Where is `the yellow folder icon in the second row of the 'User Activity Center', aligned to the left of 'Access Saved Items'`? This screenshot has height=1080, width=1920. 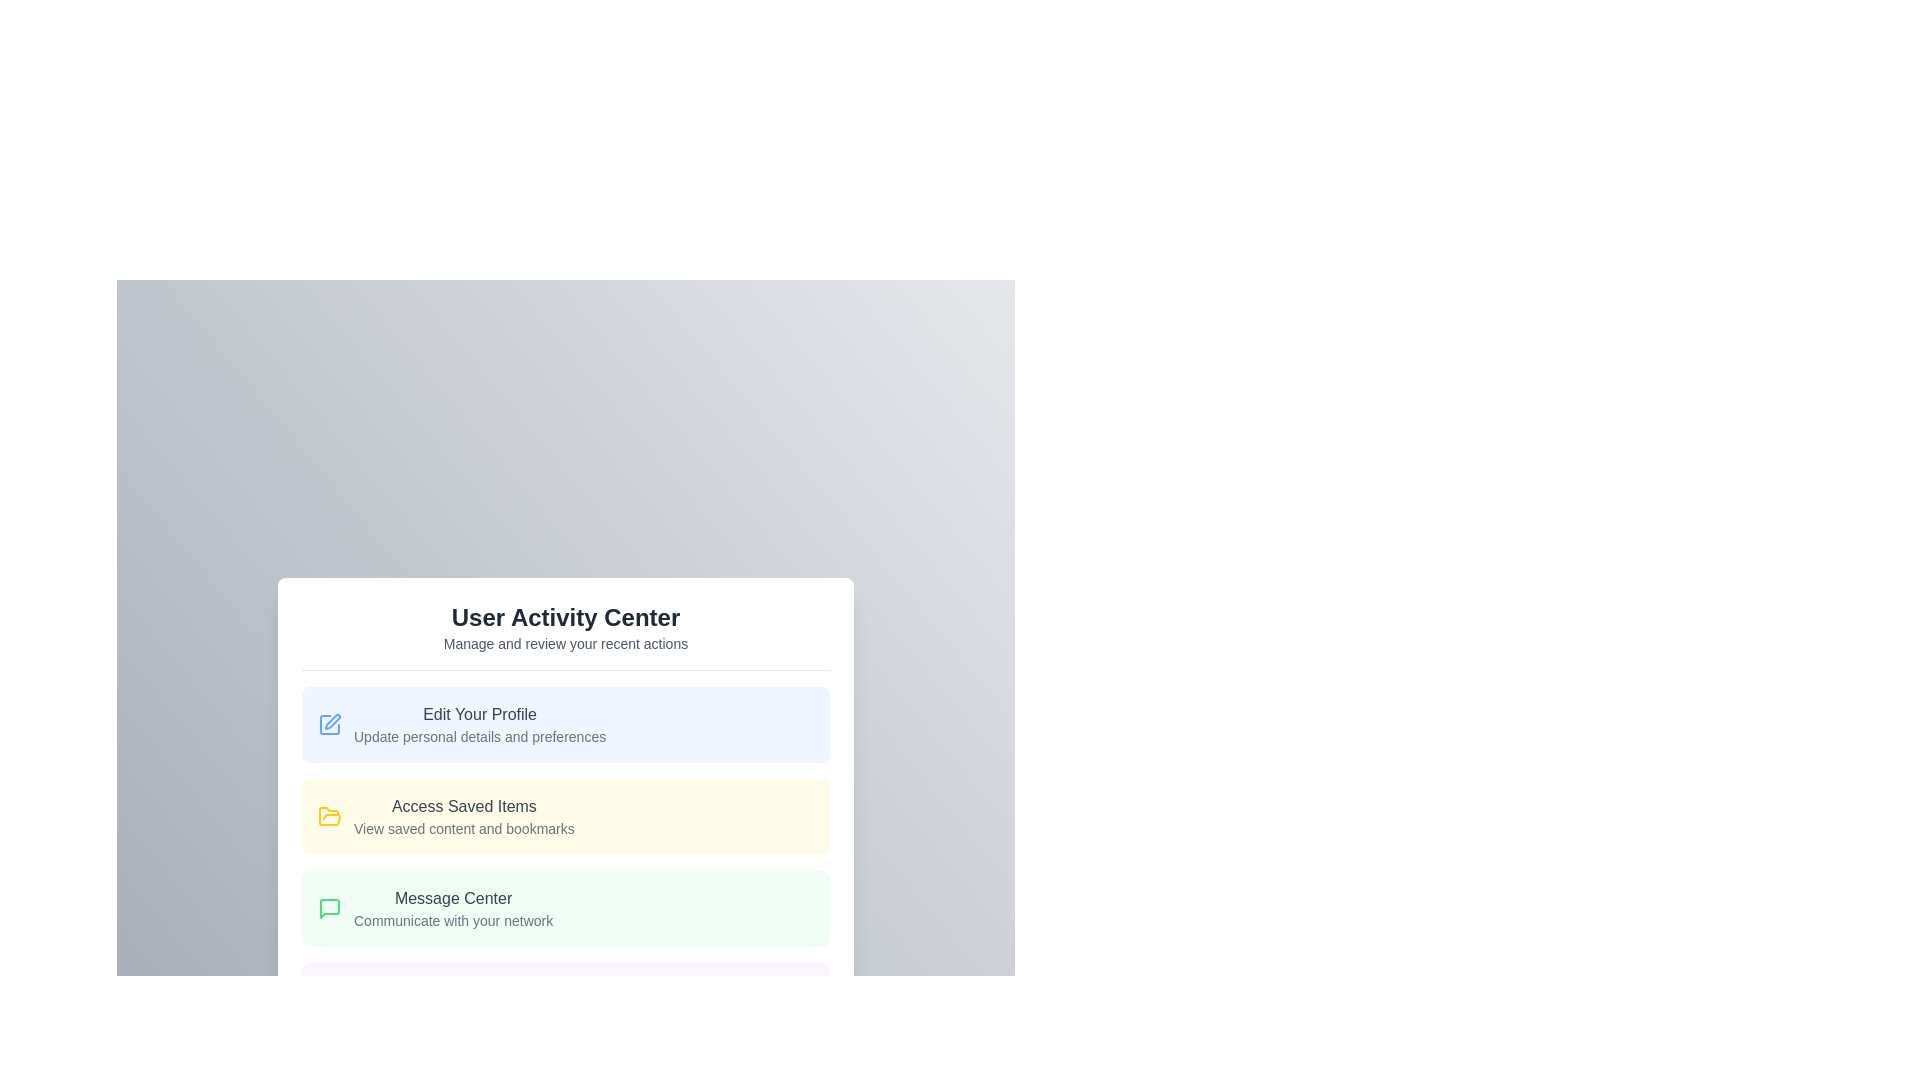 the yellow folder icon in the second row of the 'User Activity Center', aligned to the left of 'Access Saved Items' is located at coordinates (330, 816).